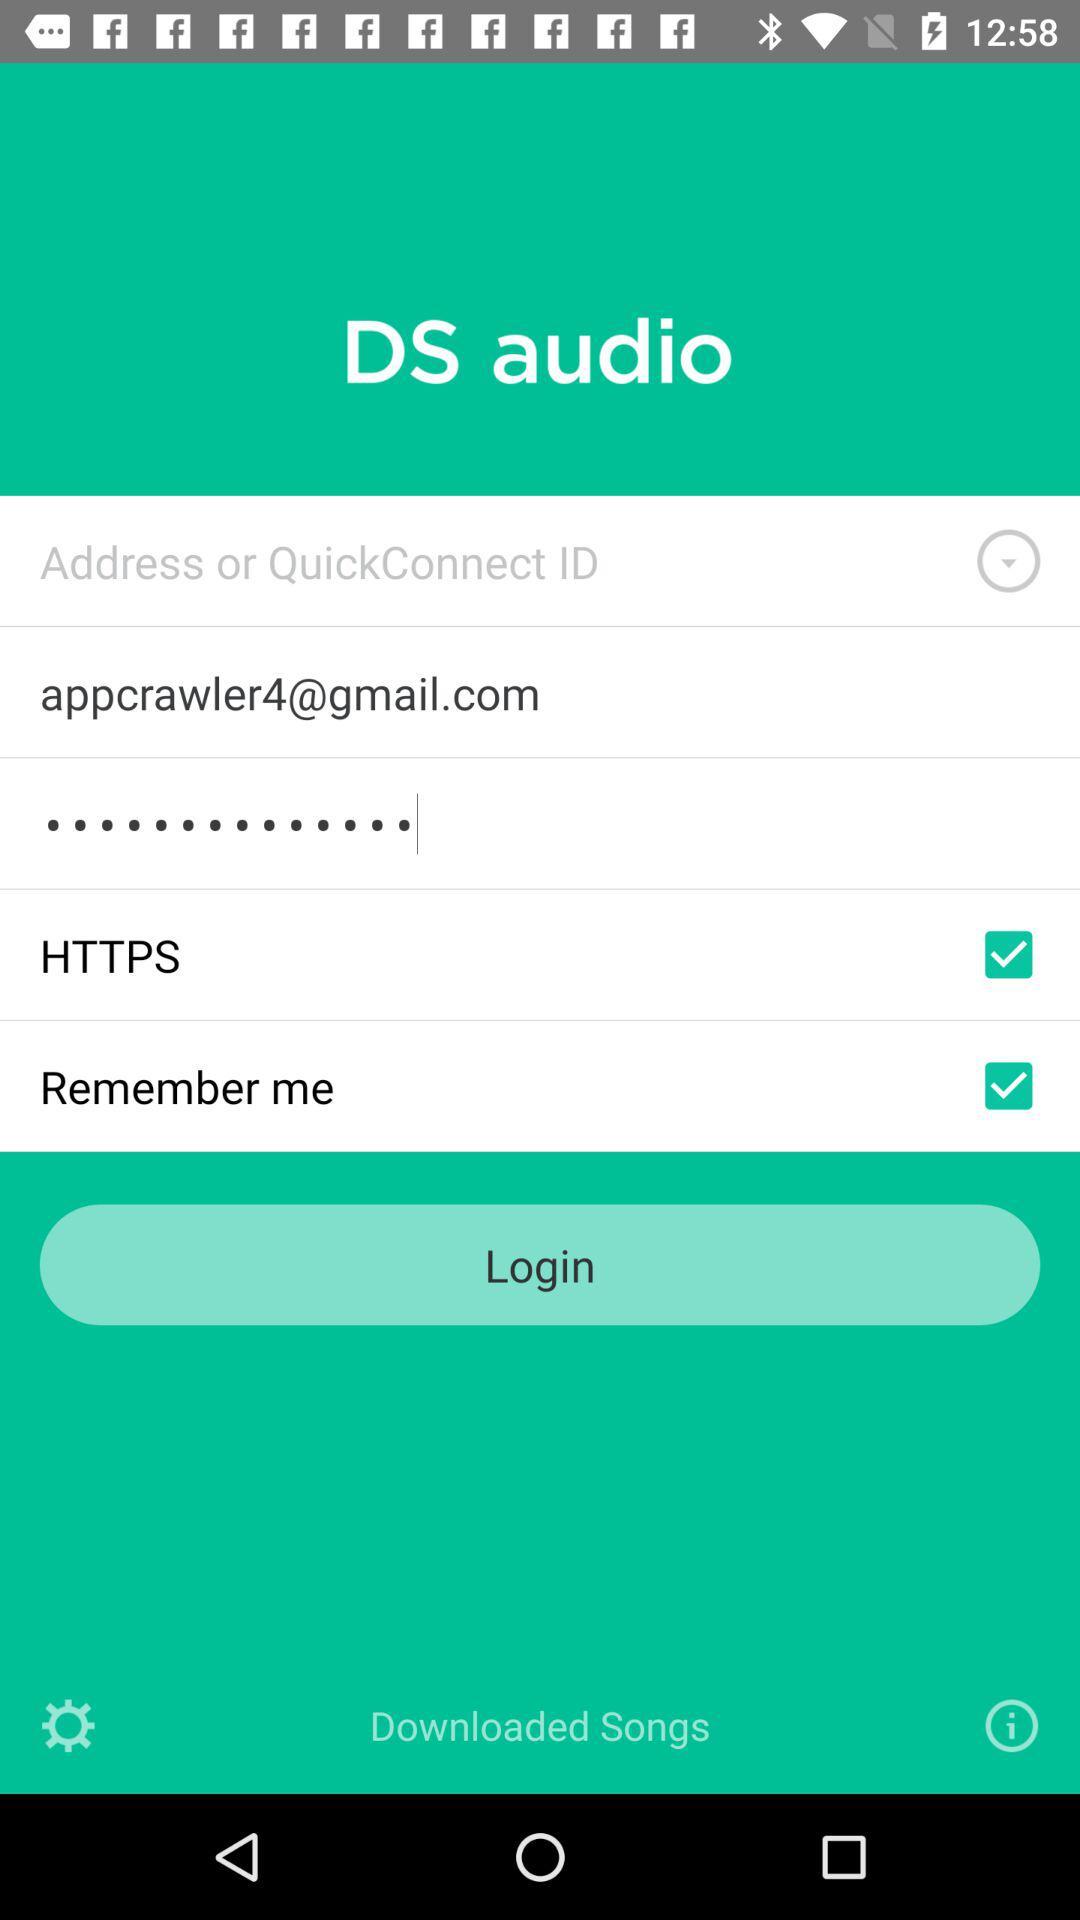  What do you see at coordinates (1008, 953) in the screenshot?
I see `https mode` at bounding box center [1008, 953].